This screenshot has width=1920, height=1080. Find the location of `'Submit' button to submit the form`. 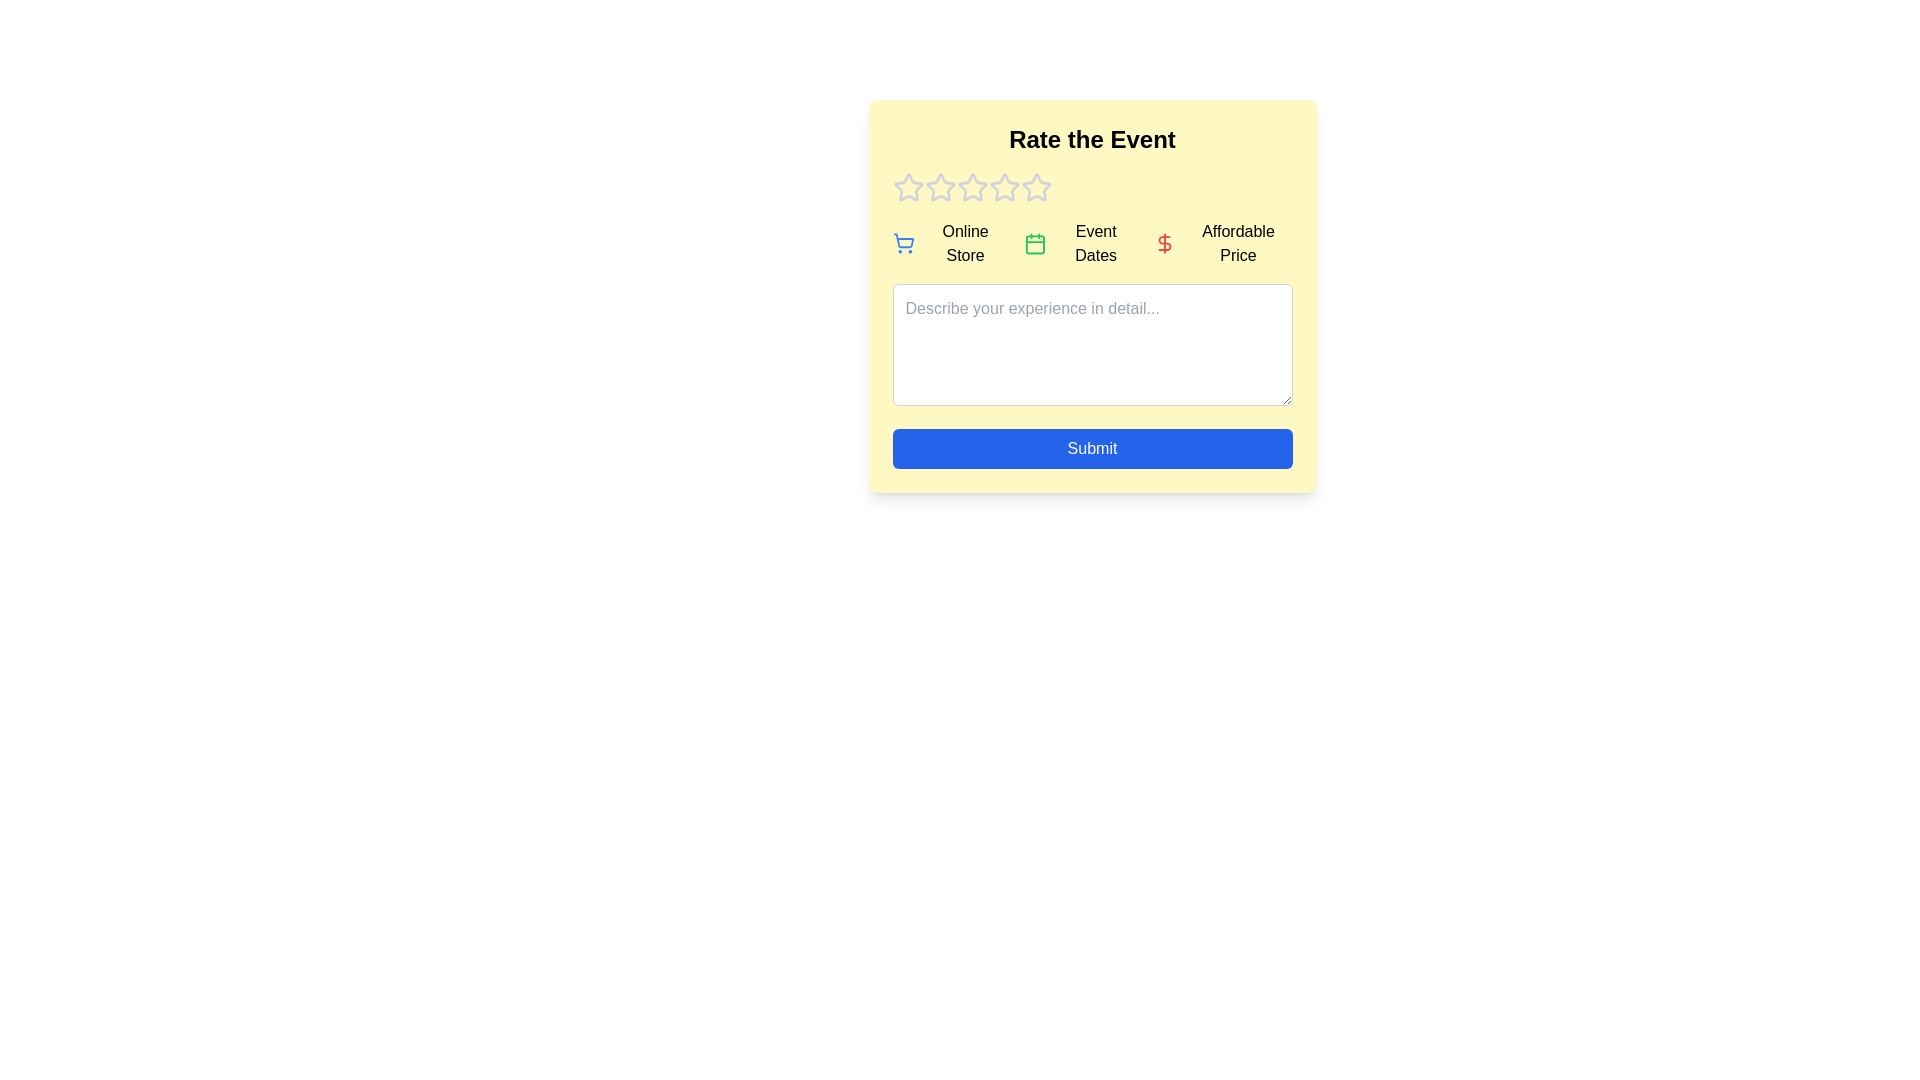

'Submit' button to submit the form is located at coordinates (1091, 447).